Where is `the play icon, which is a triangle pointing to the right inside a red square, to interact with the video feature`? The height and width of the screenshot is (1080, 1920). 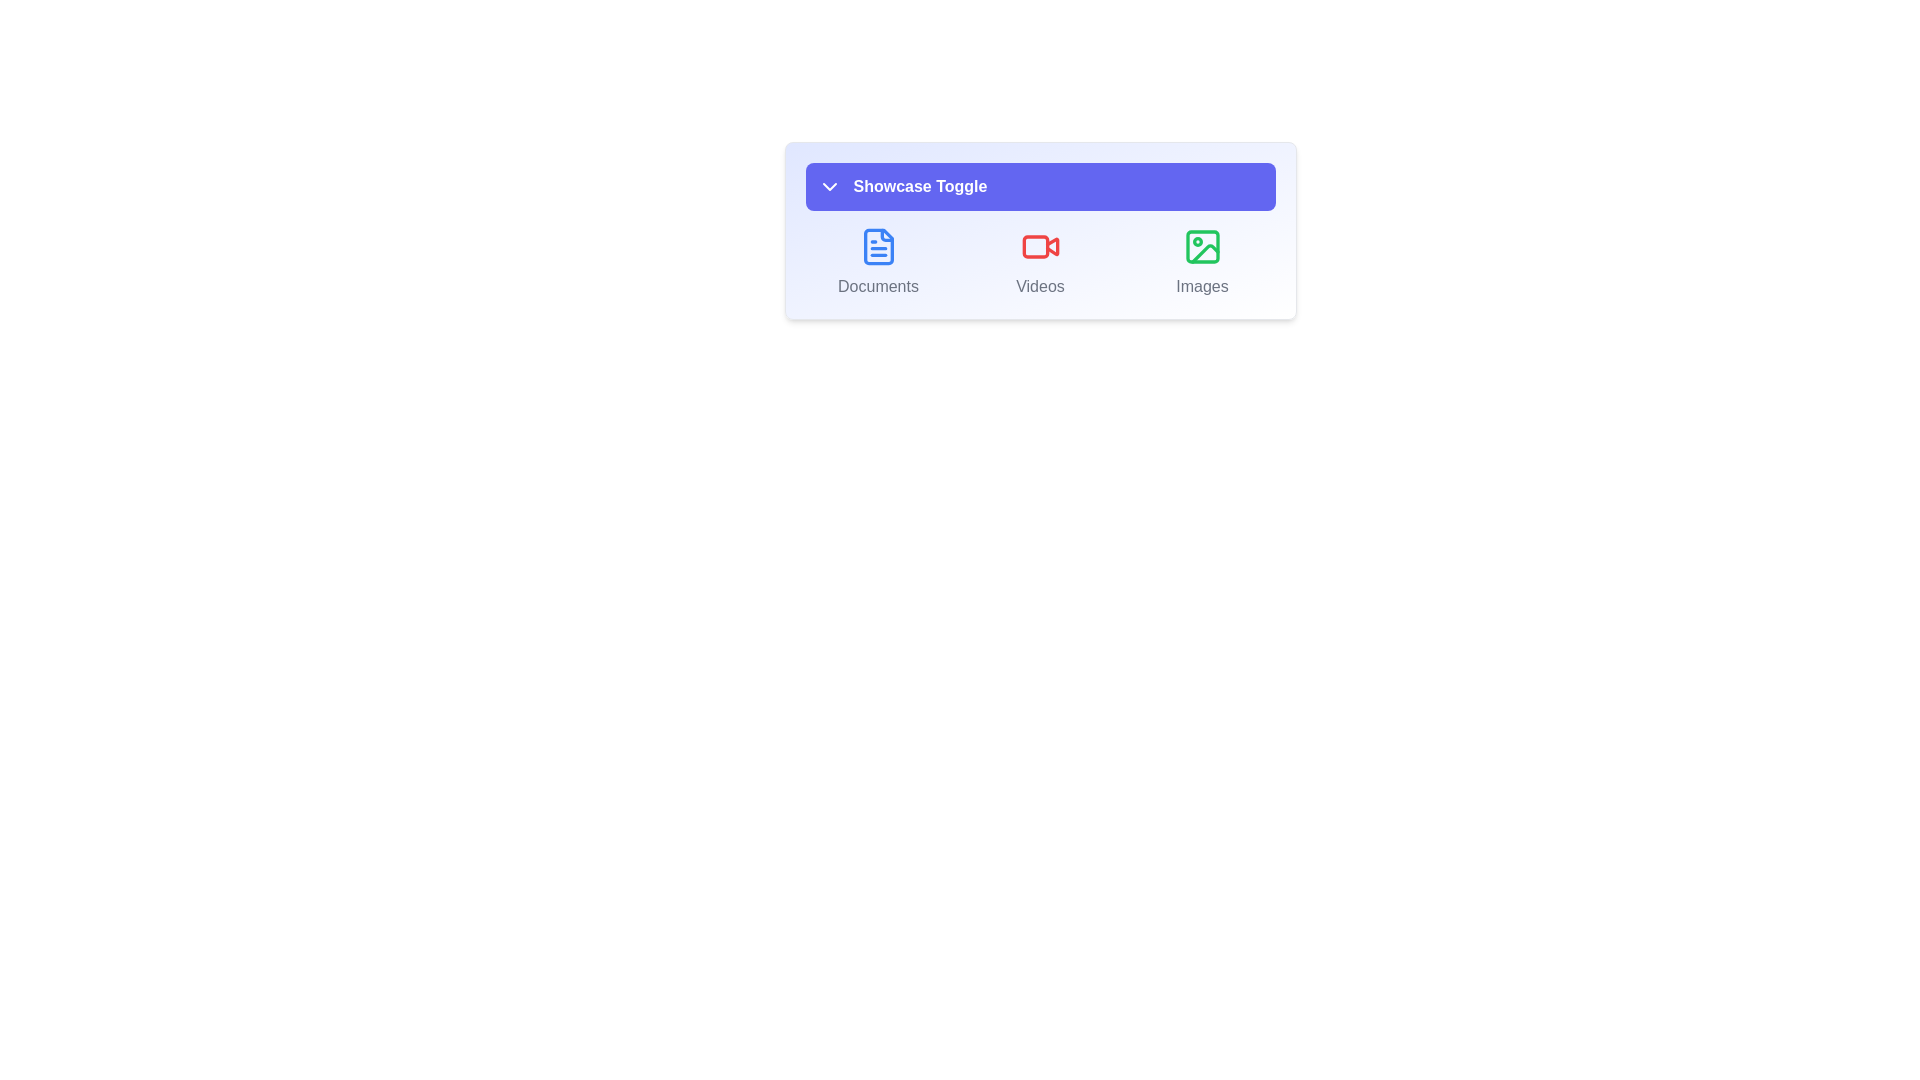
the play icon, which is a triangle pointing to the right inside a red square, to interact with the video feature is located at coordinates (1050, 245).